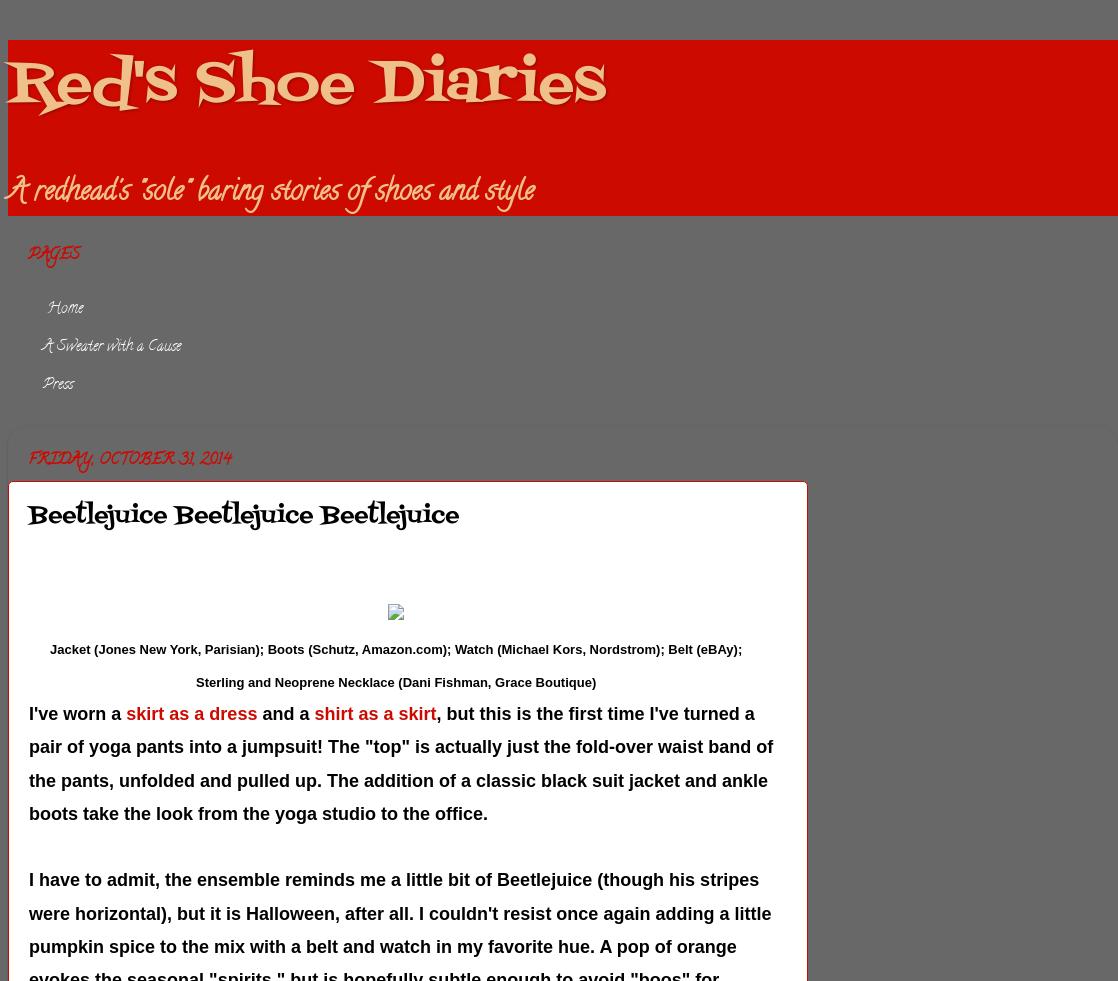  Describe the element at coordinates (400, 763) in the screenshot. I see `', but this is the first time I've turned a pair of yoga pants into a jumpsuit! The "top" is actually just the fold-over waist band of the pants, unfolded and pulled up. The addition of a classic black suit jacket and ankle boots take the look from the yoga studio to the office.'` at that location.